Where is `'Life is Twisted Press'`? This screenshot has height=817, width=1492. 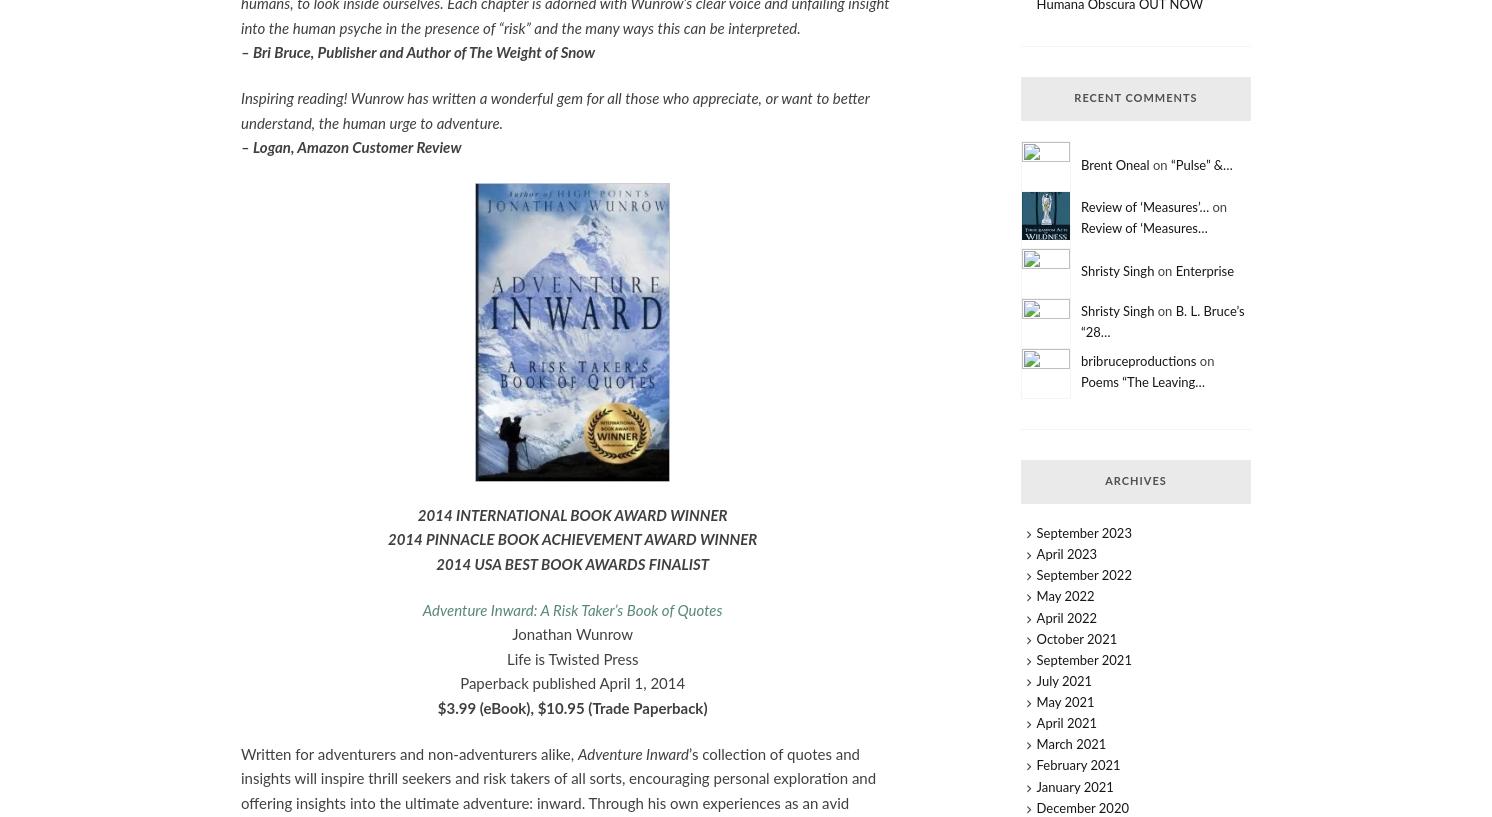 'Life is Twisted Press' is located at coordinates (505, 658).